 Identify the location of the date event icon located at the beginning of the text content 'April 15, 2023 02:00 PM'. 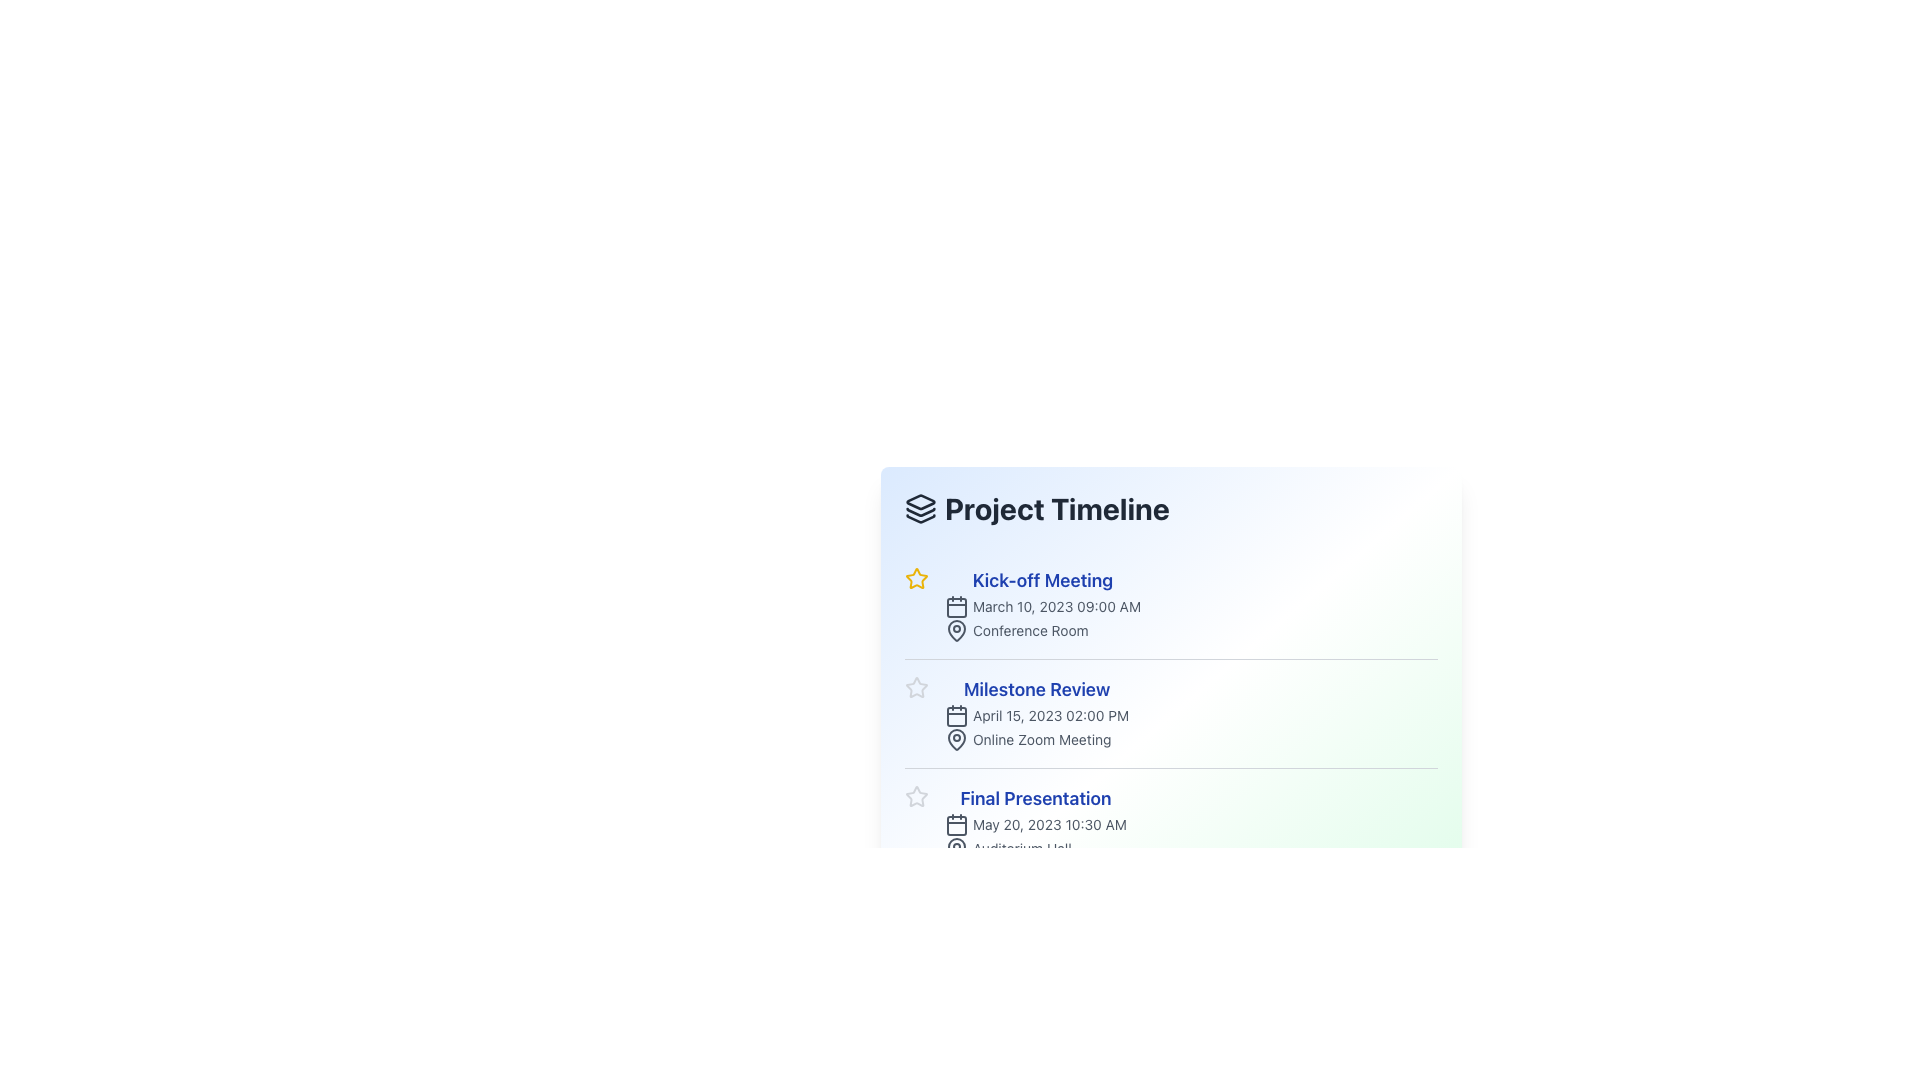
(955, 715).